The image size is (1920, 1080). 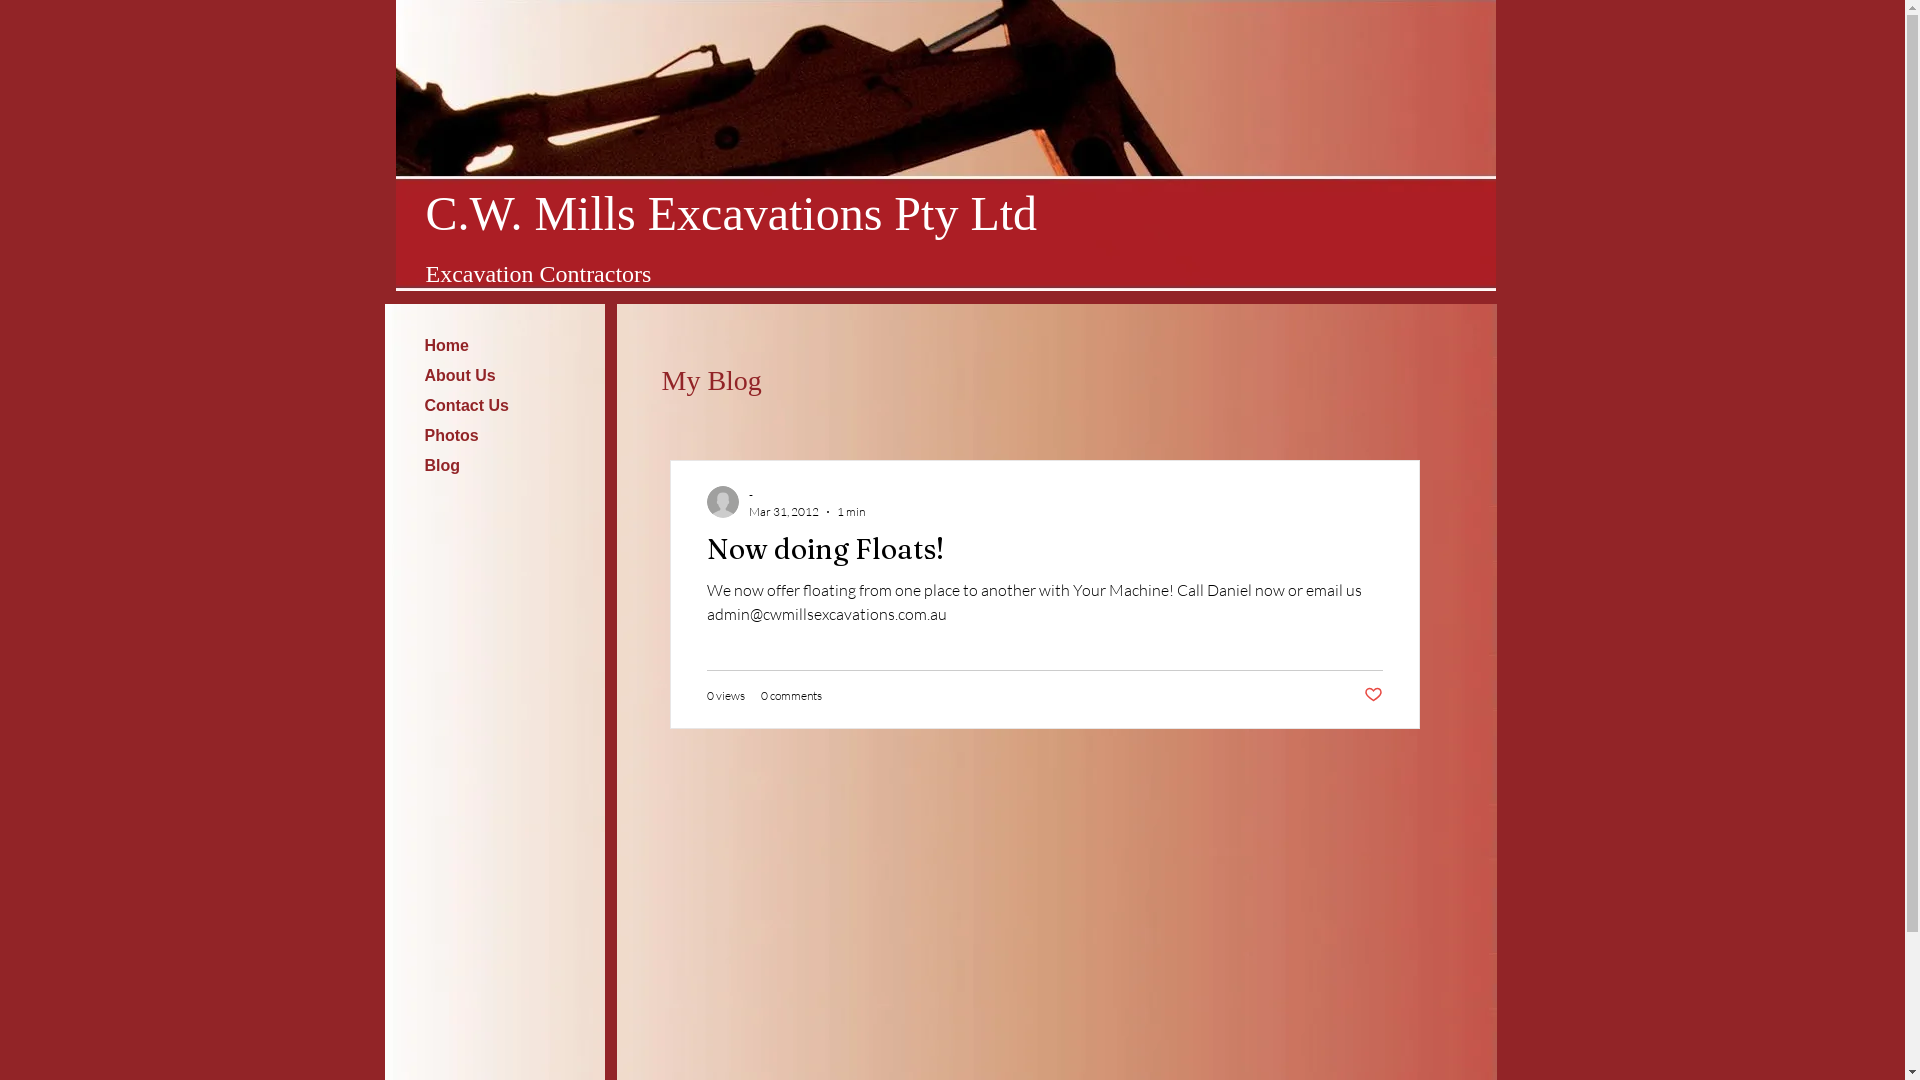 What do you see at coordinates (450, 434) in the screenshot?
I see `'Photos'` at bounding box center [450, 434].